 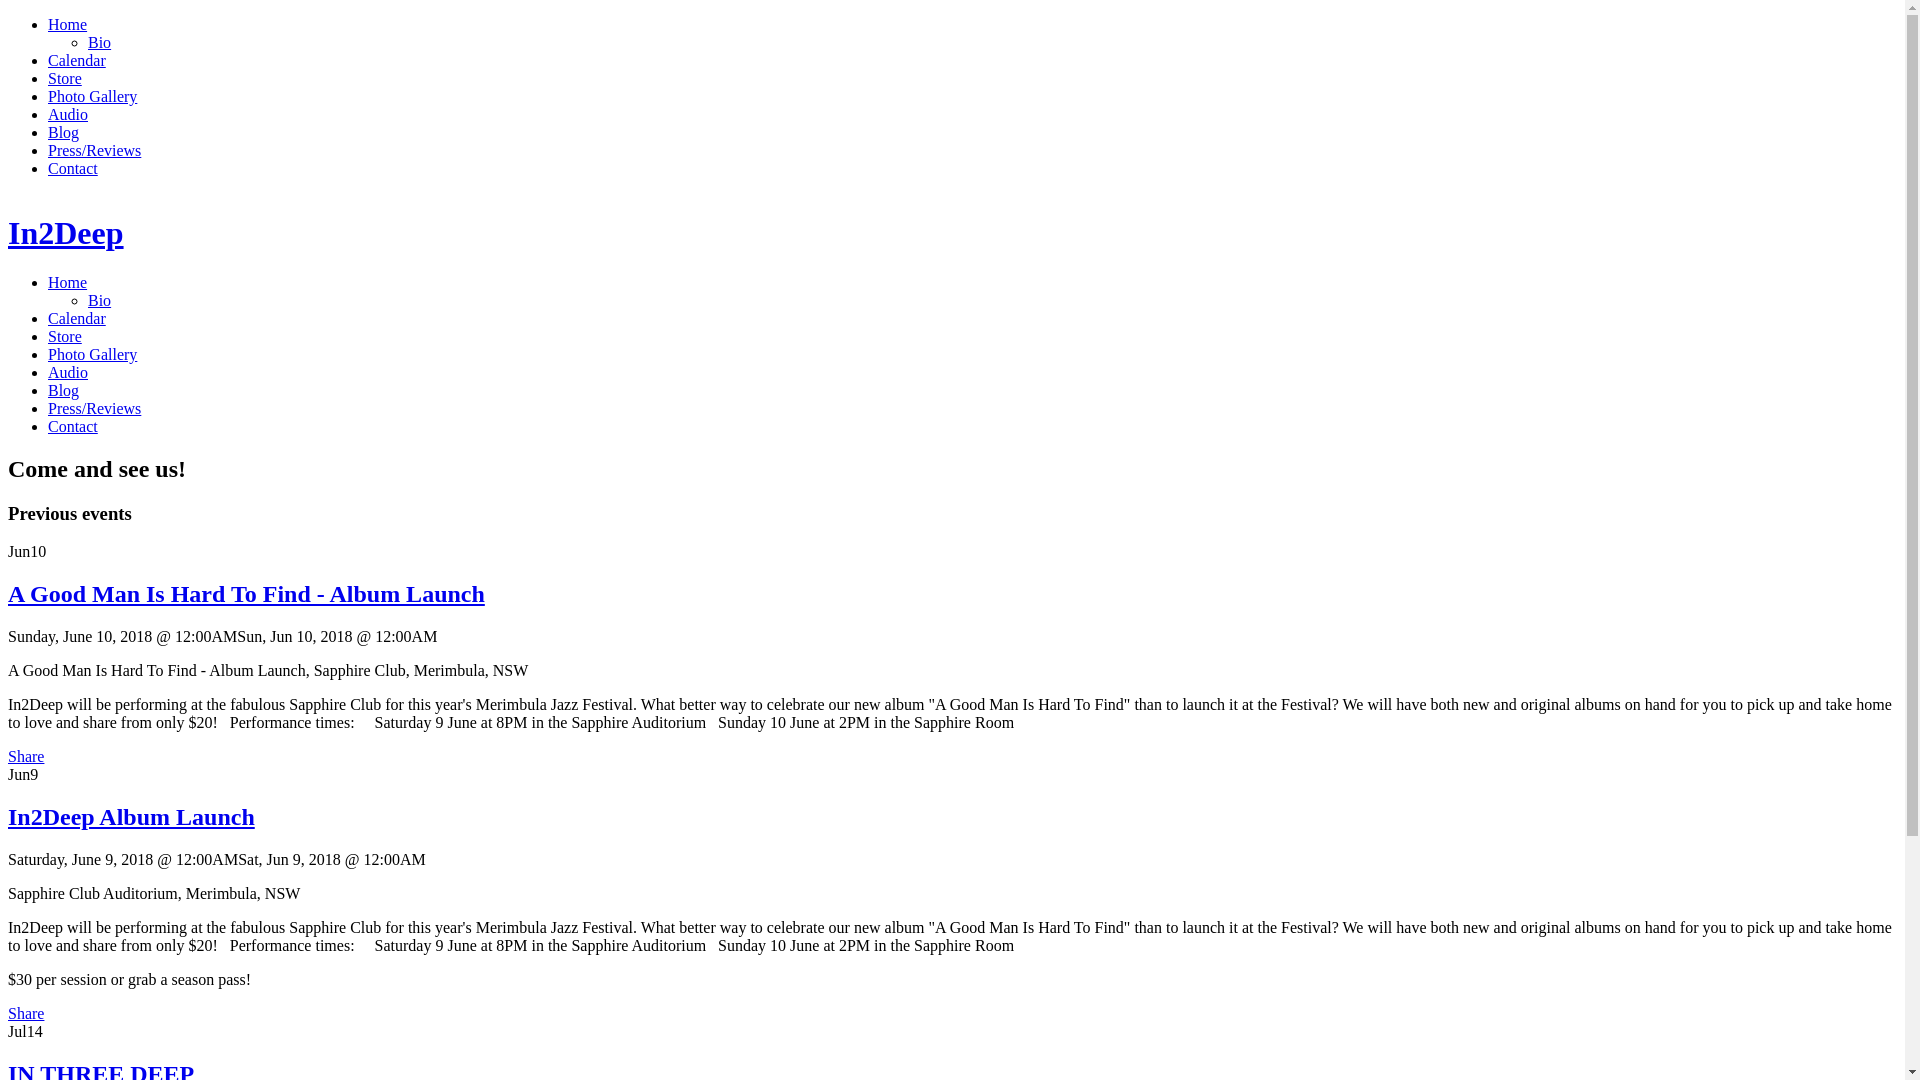 What do you see at coordinates (72, 425) in the screenshot?
I see `'Contact'` at bounding box center [72, 425].